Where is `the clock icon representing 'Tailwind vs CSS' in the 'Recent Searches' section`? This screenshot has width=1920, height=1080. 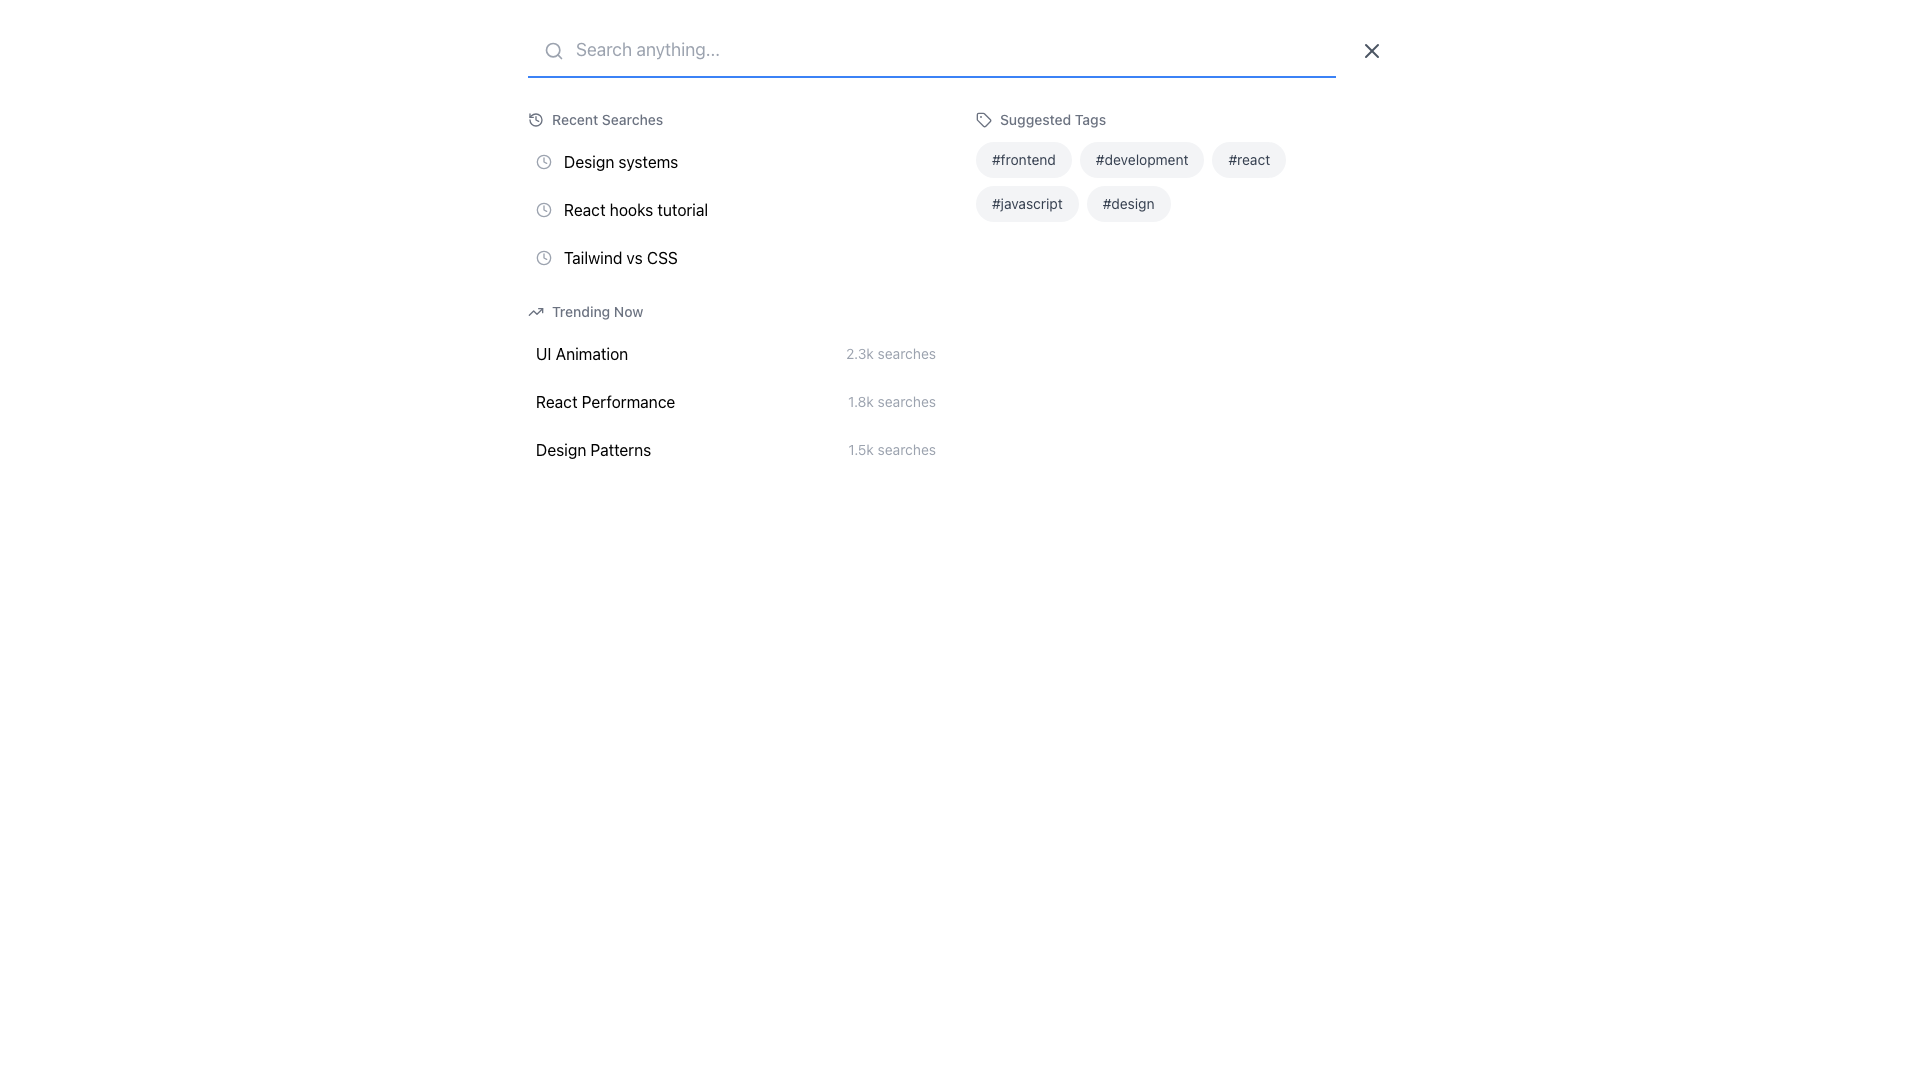
the clock icon representing 'Tailwind vs CSS' in the 'Recent Searches' section is located at coordinates (543, 257).